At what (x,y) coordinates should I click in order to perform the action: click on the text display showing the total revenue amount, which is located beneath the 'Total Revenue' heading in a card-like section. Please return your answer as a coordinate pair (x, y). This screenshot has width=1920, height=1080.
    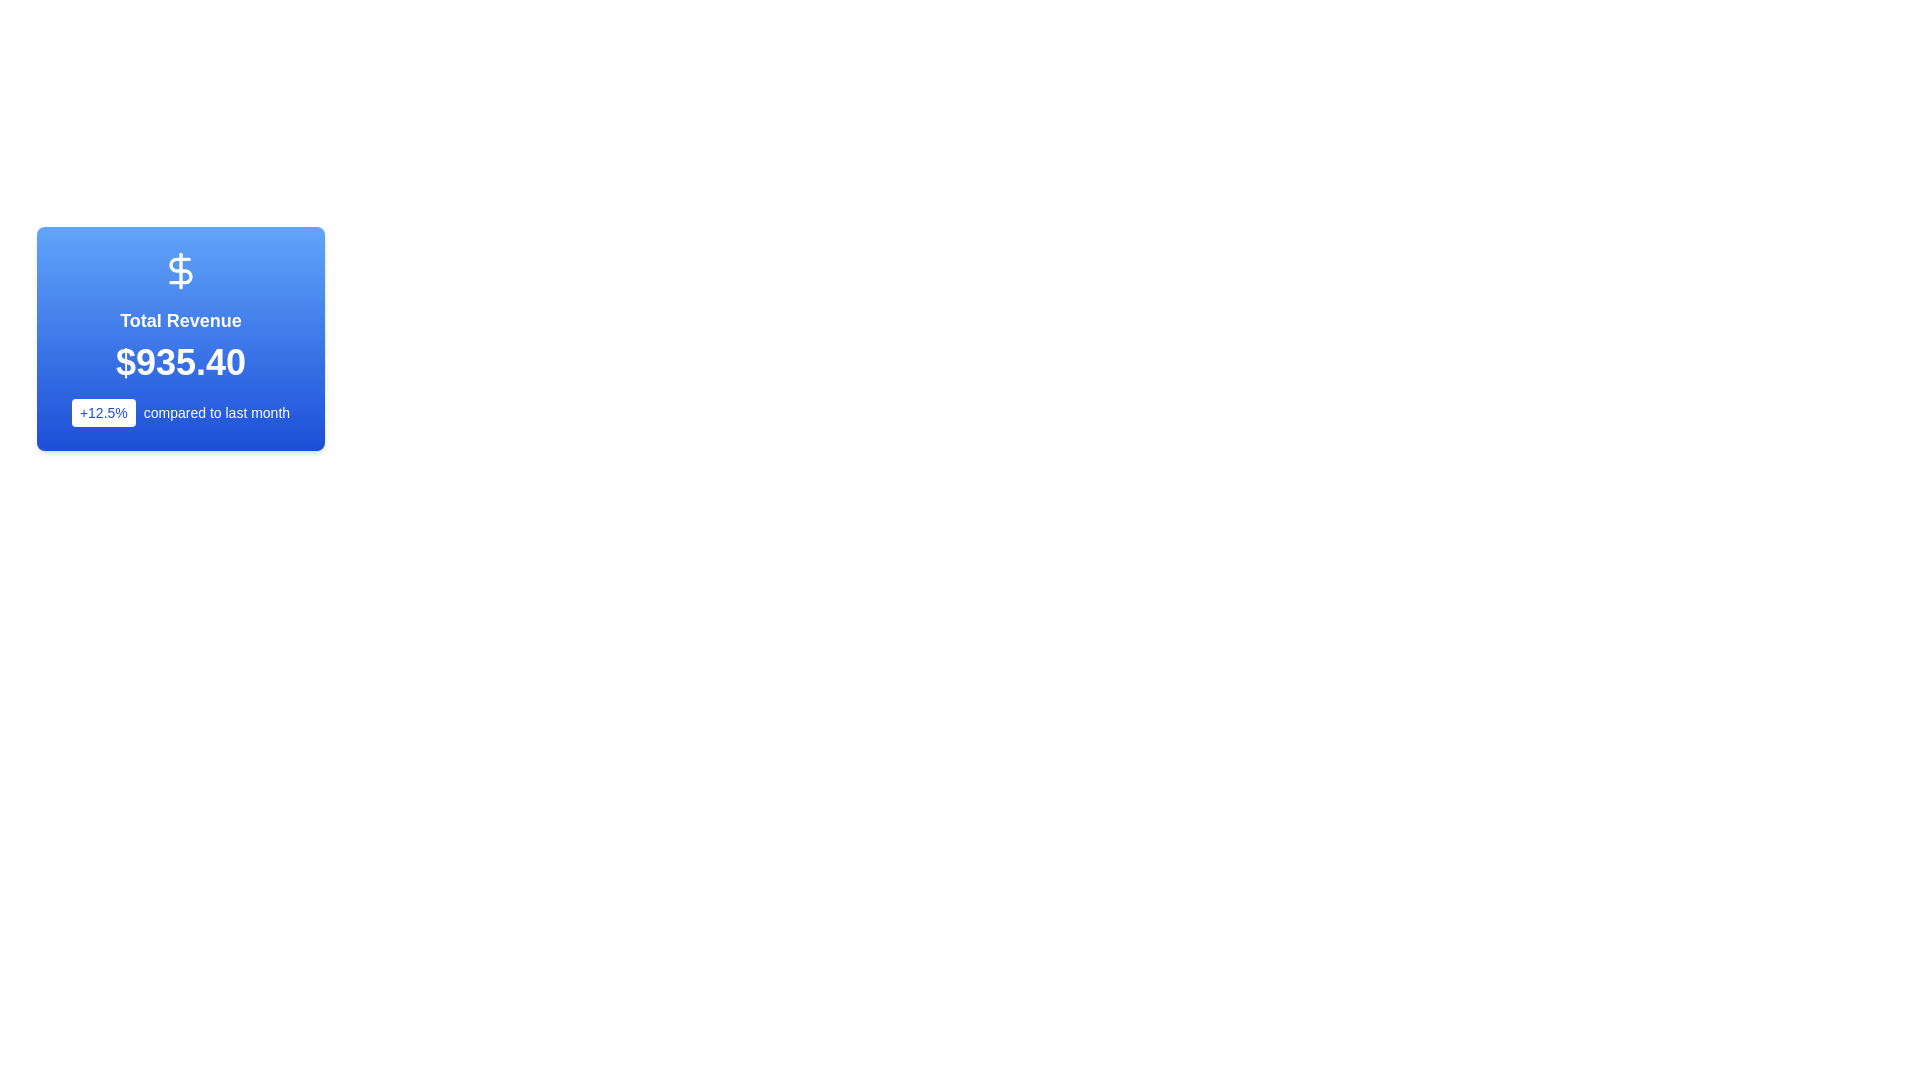
    Looking at the image, I should click on (181, 362).